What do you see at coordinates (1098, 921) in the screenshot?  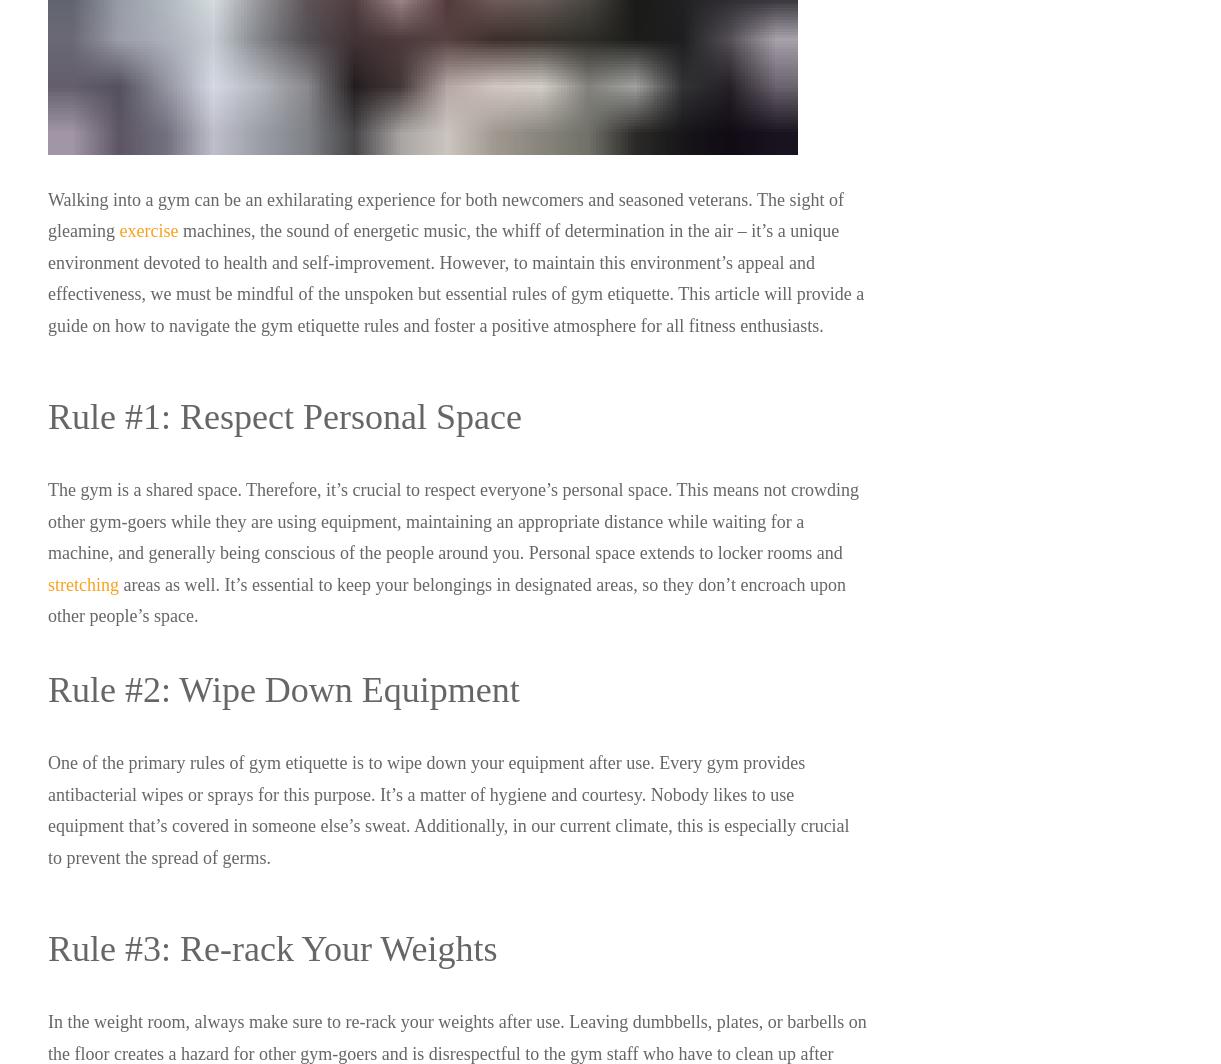 I see `'Instagram'` at bounding box center [1098, 921].